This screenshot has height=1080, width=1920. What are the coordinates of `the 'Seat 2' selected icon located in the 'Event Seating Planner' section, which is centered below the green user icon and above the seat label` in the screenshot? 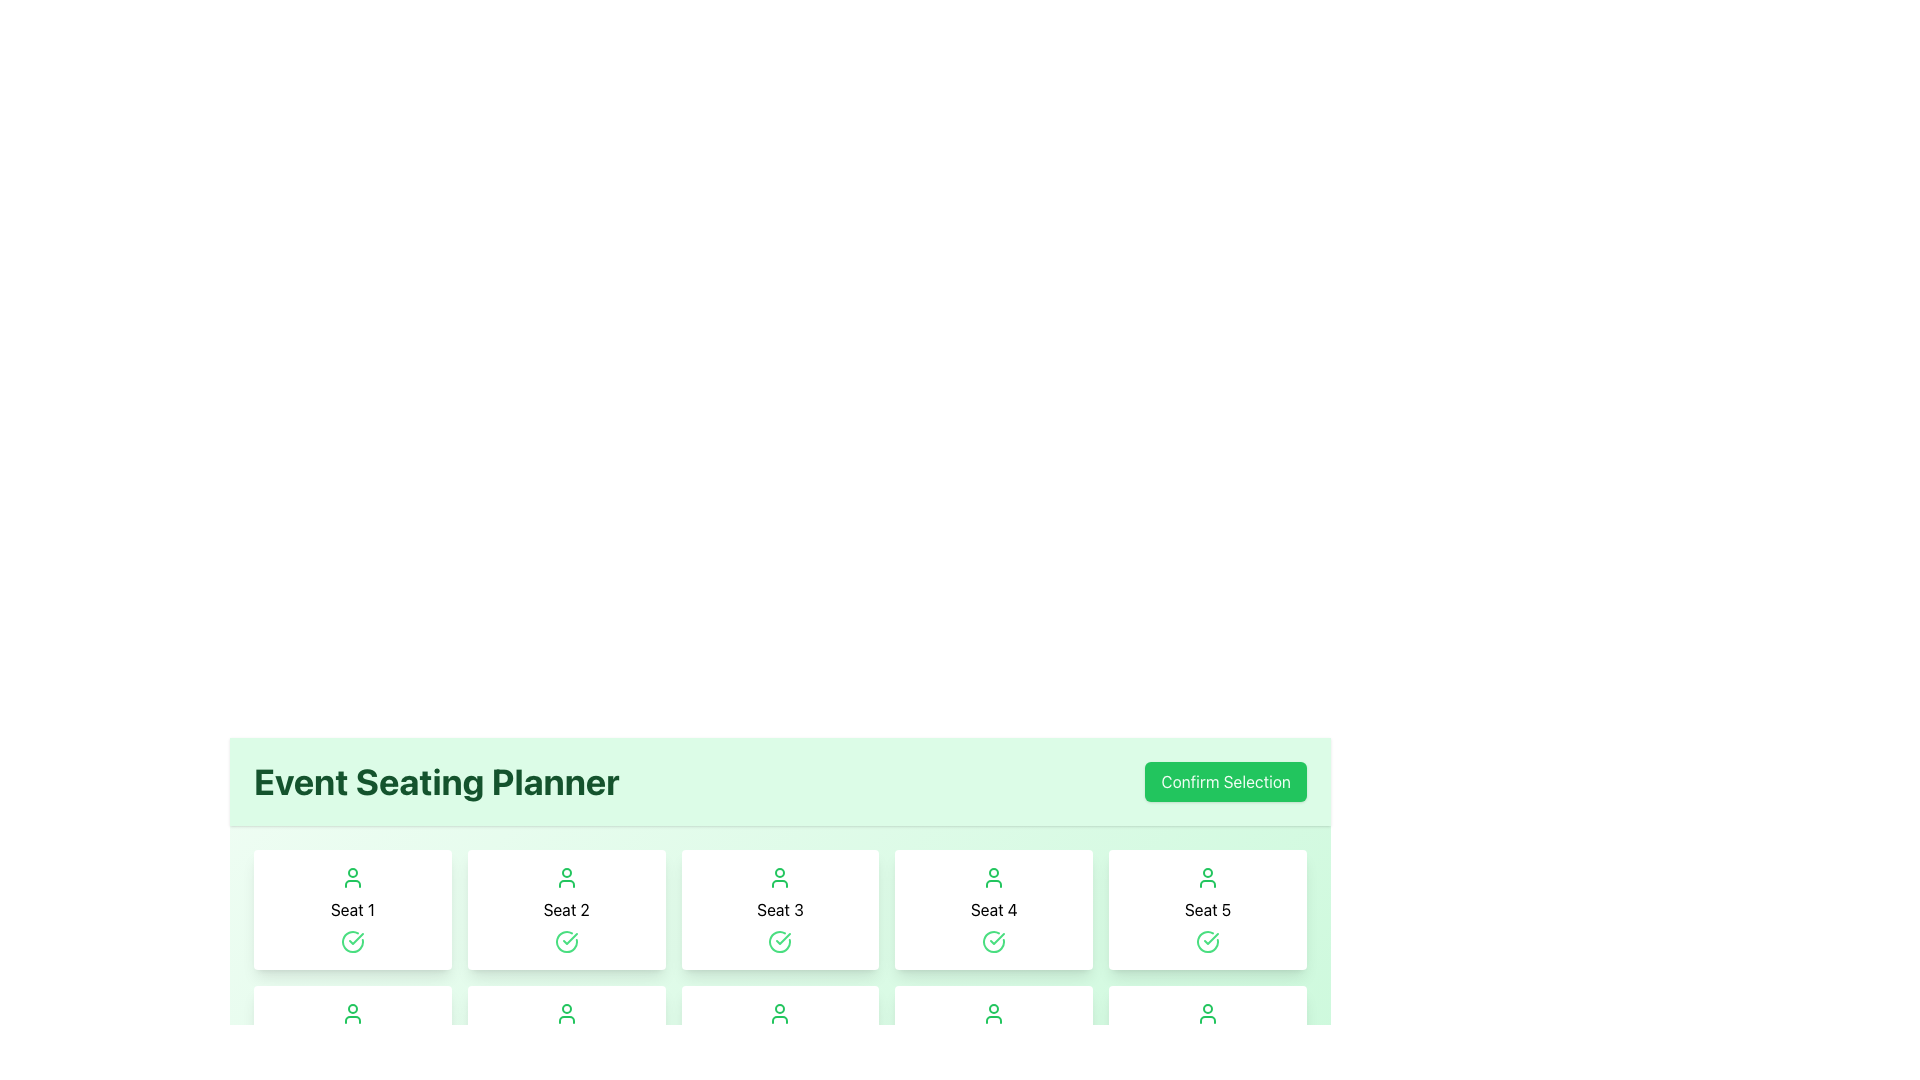 It's located at (565, 941).